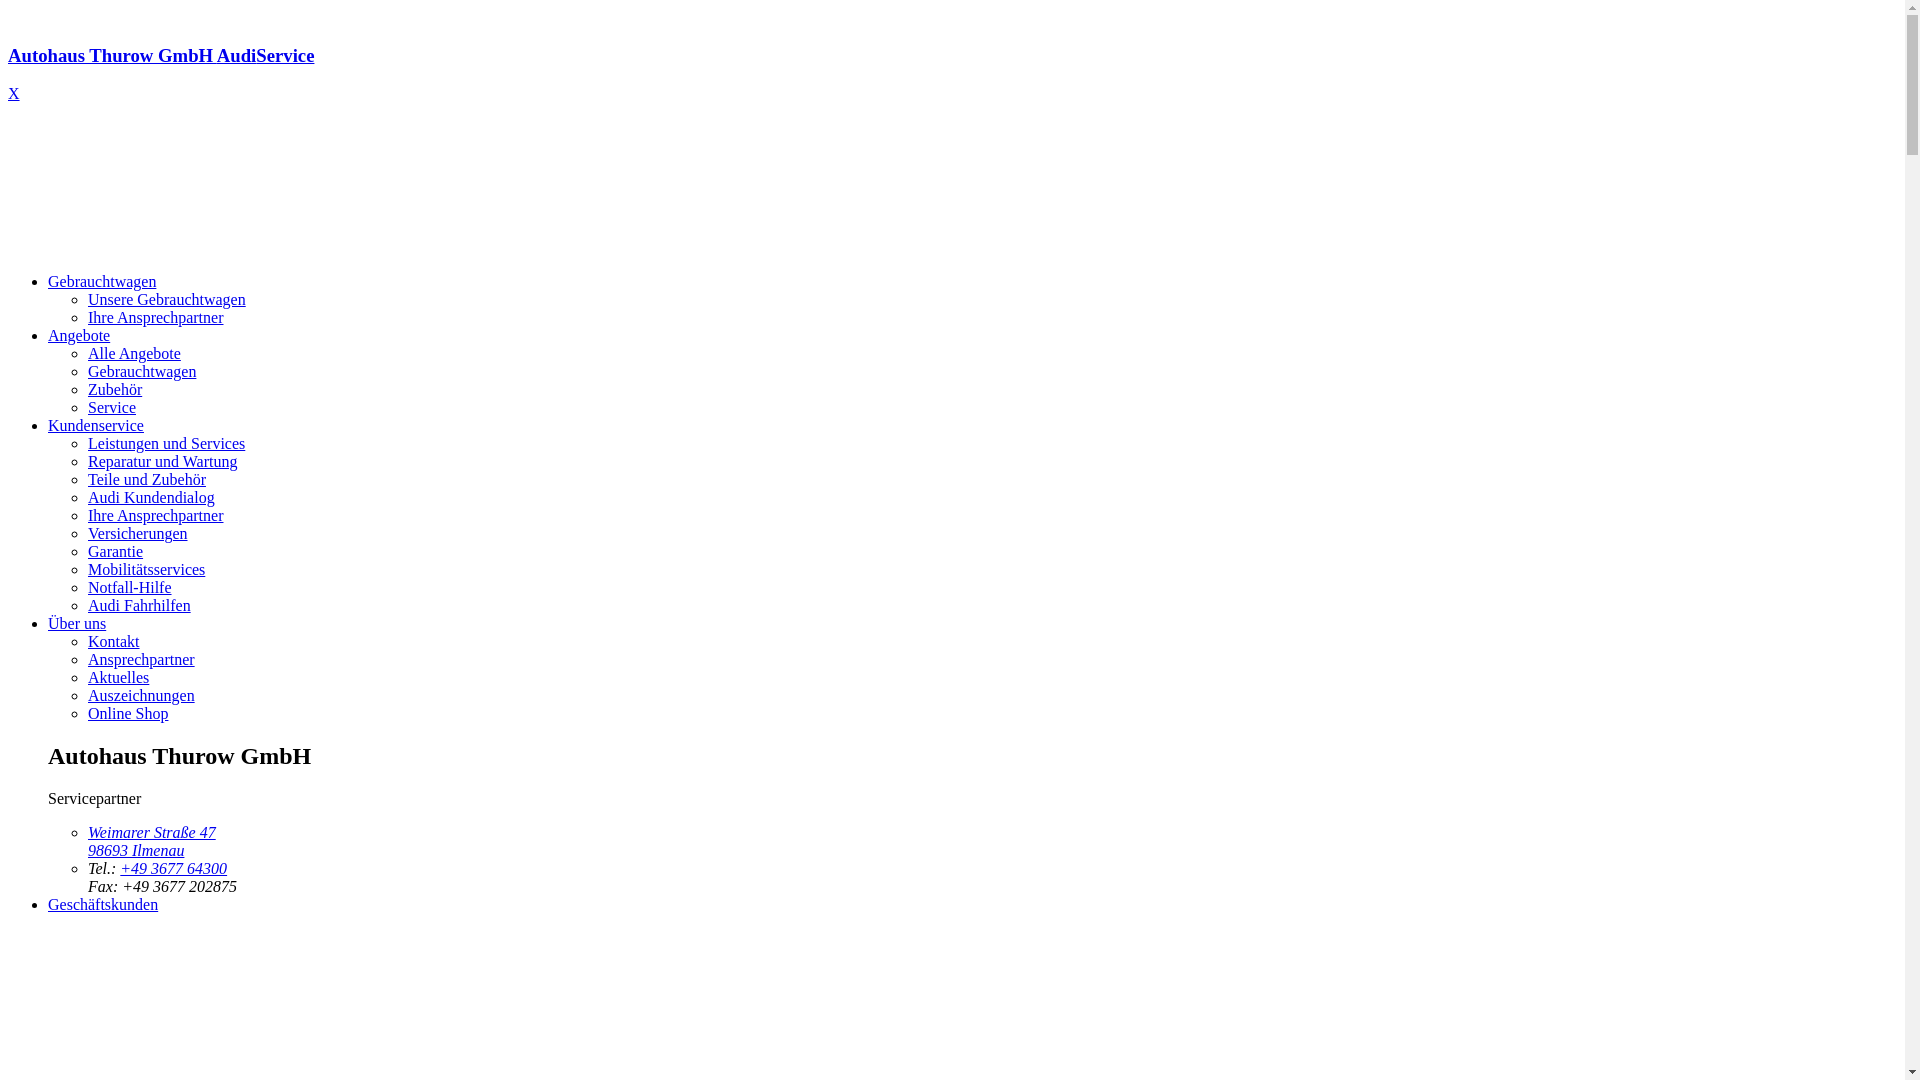  I want to click on 'X', so click(8, 93).